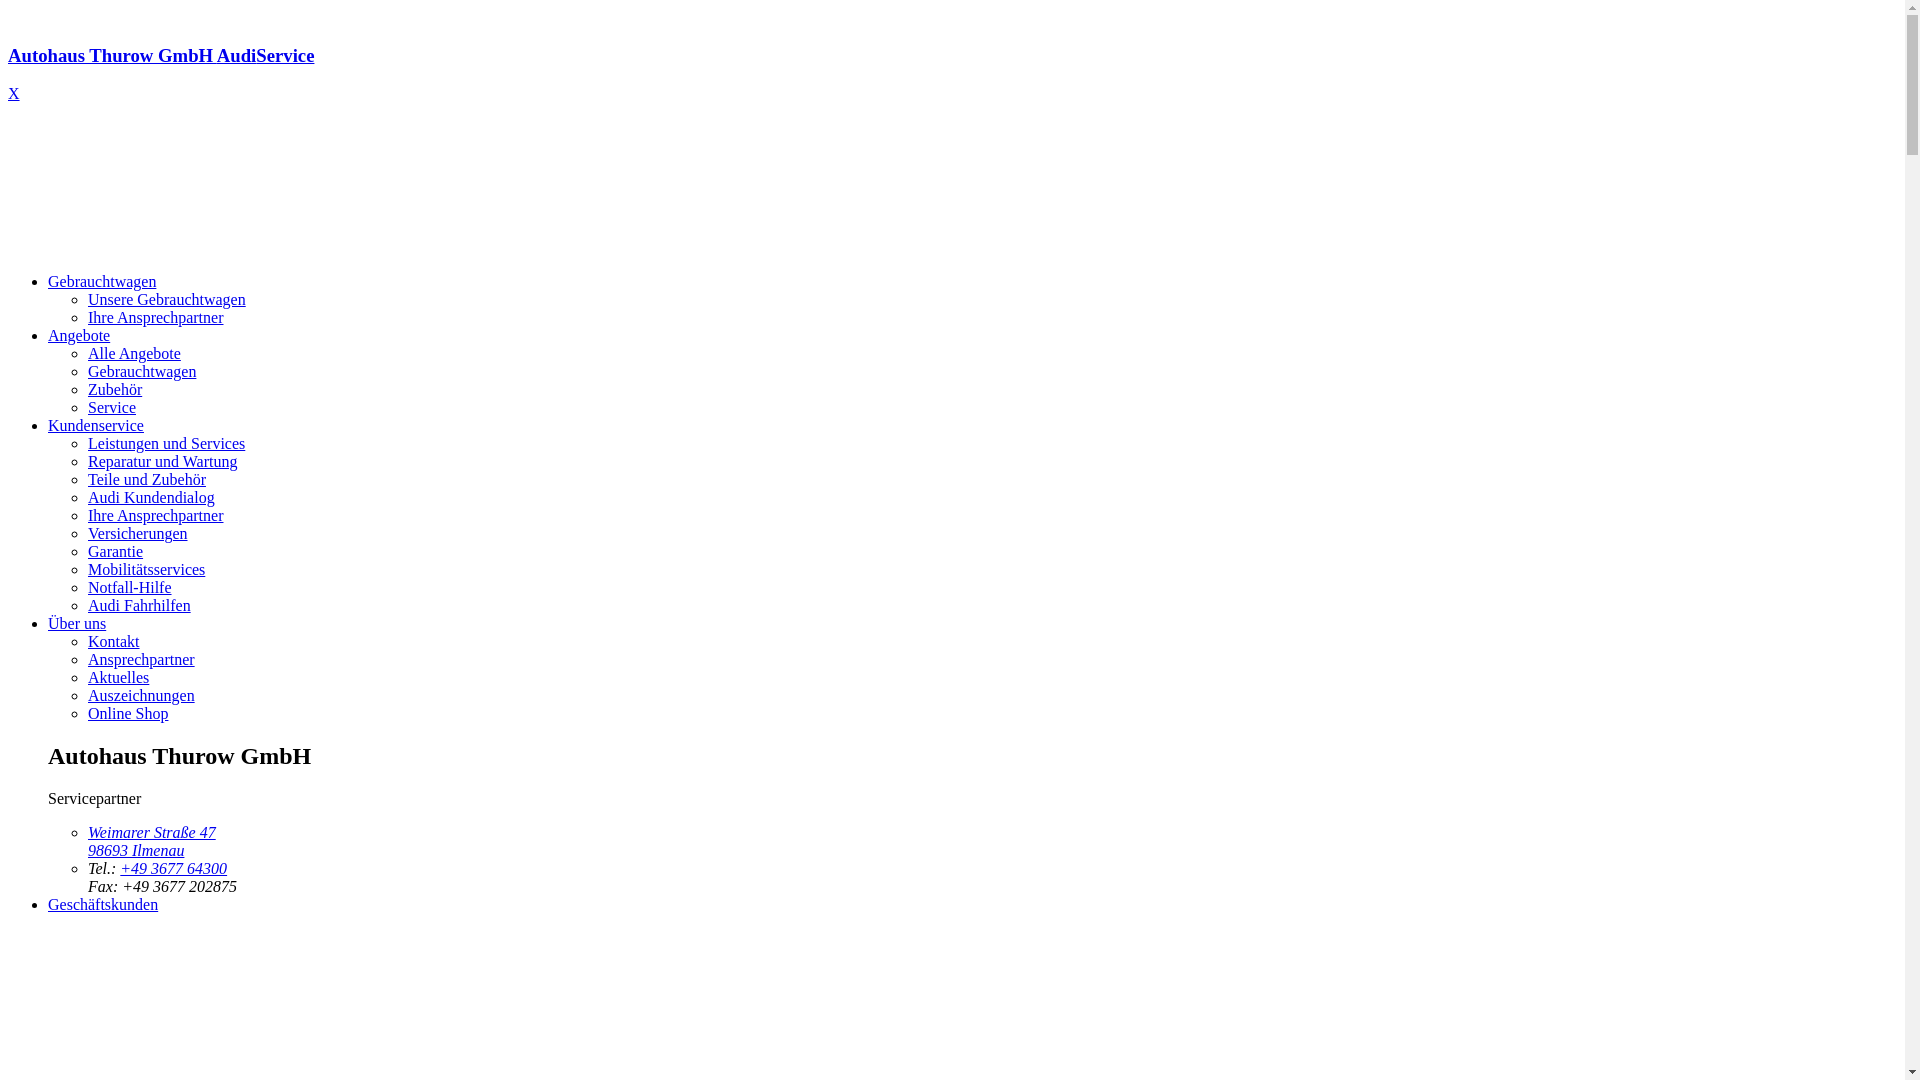  I want to click on 'X', so click(8, 93).